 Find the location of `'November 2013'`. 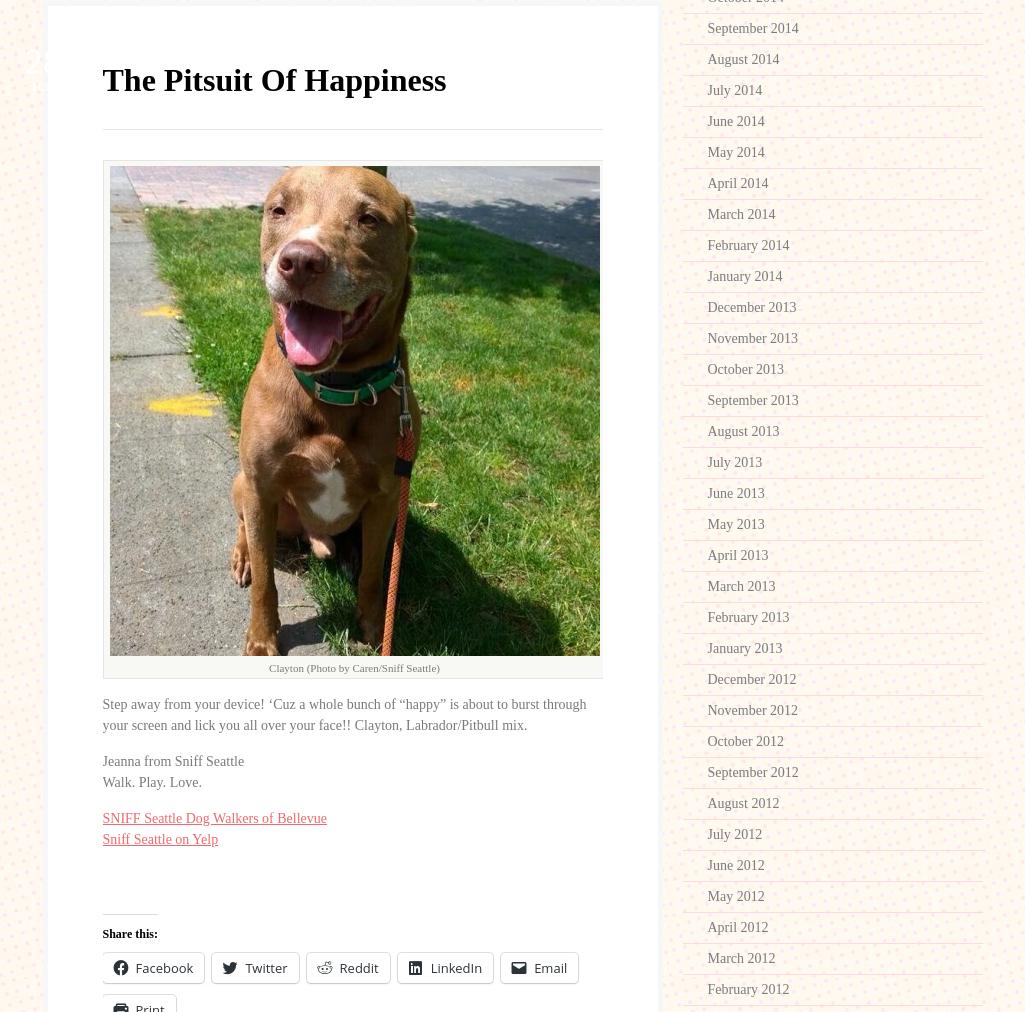

'November 2013' is located at coordinates (752, 337).